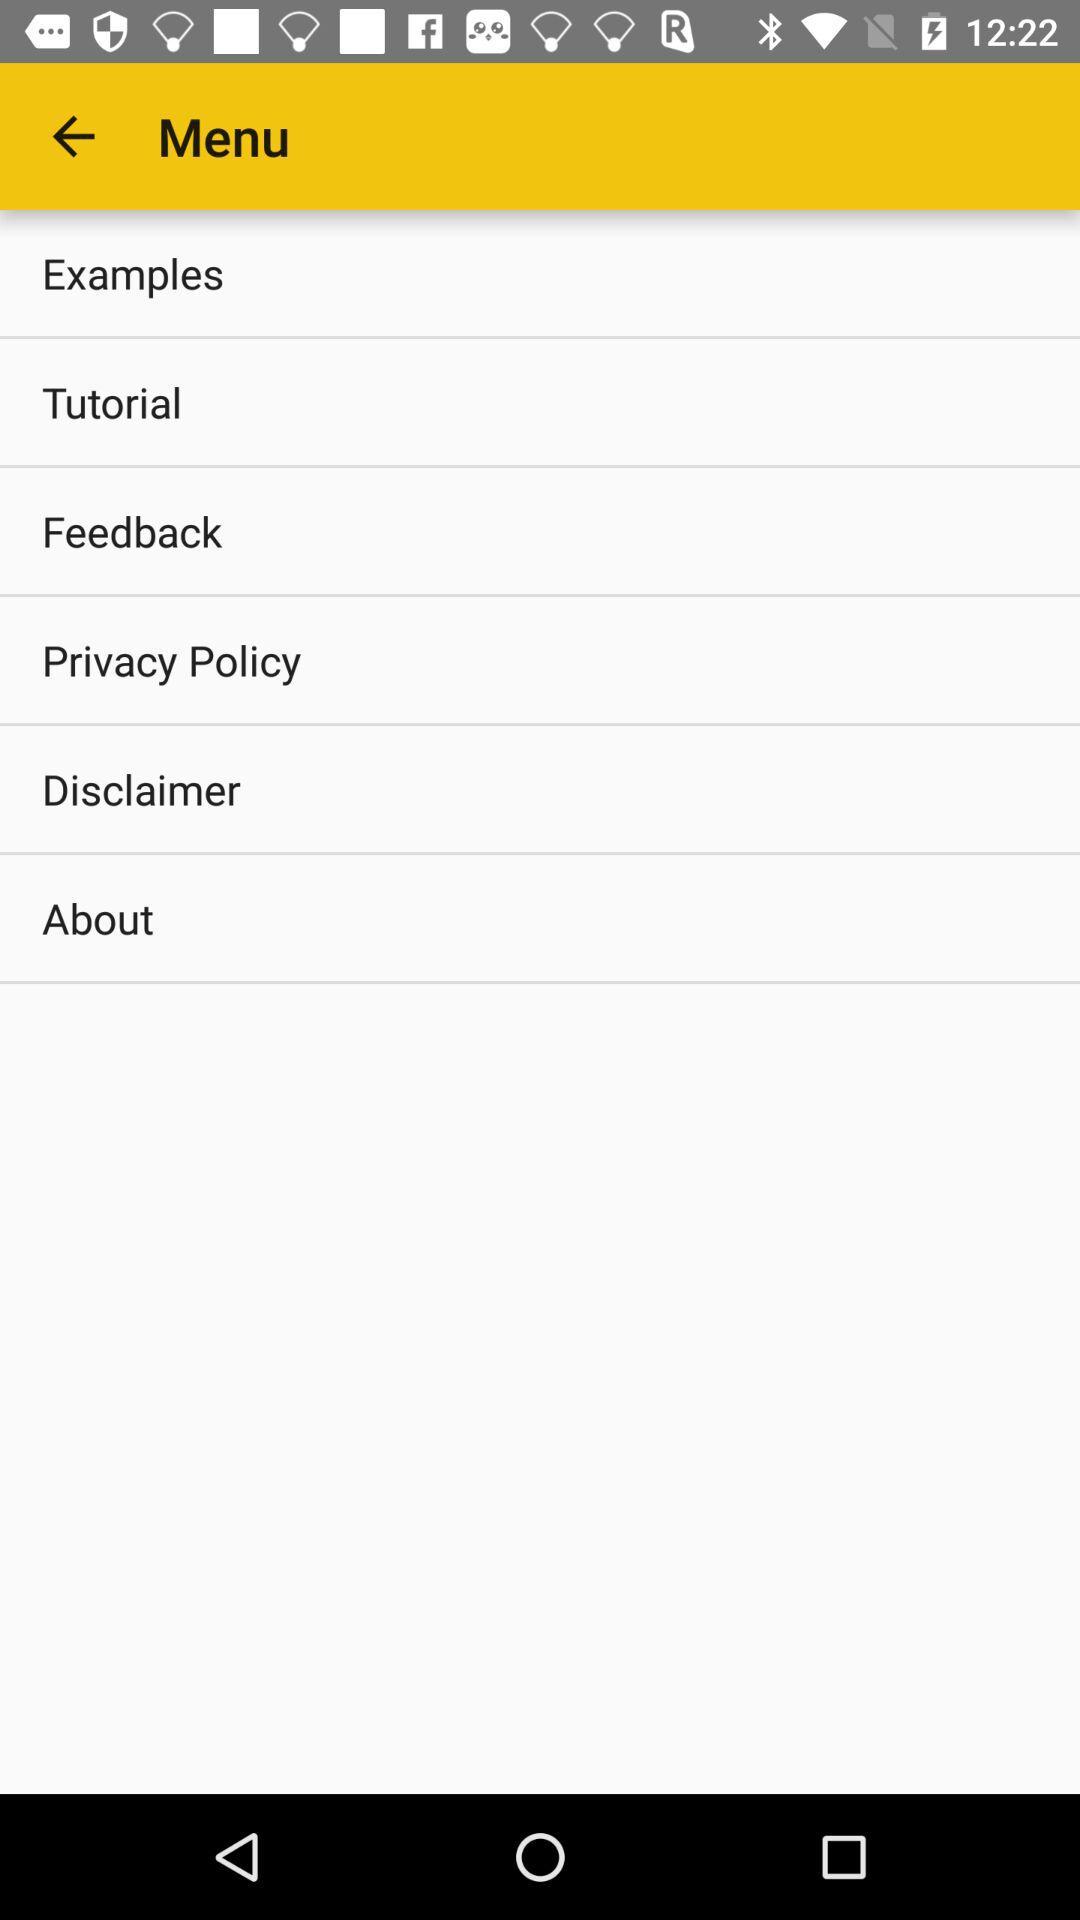  What do you see at coordinates (540, 531) in the screenshot?
I see `feedback` at bounding box center [540, 531].